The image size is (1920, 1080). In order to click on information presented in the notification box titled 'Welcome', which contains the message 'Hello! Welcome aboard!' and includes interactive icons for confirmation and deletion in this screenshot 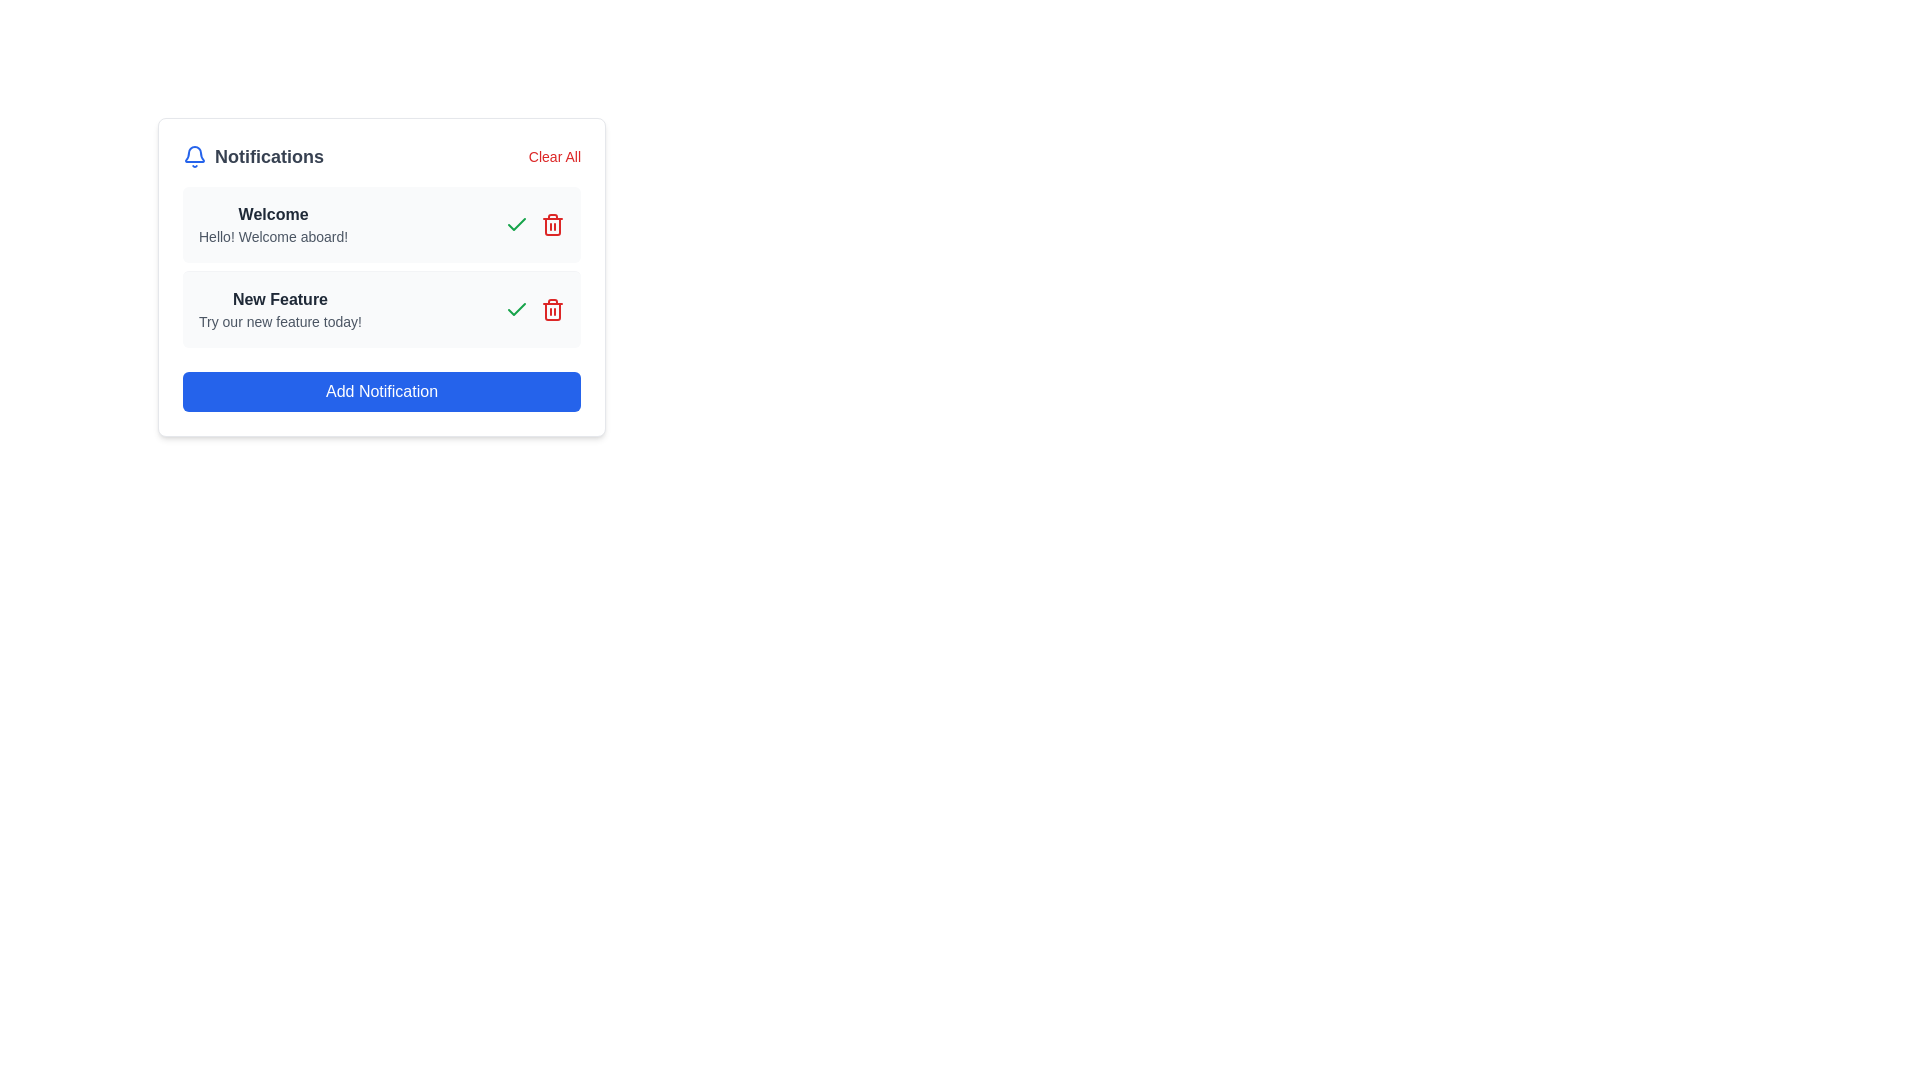, I will do `click(382, 224)`.